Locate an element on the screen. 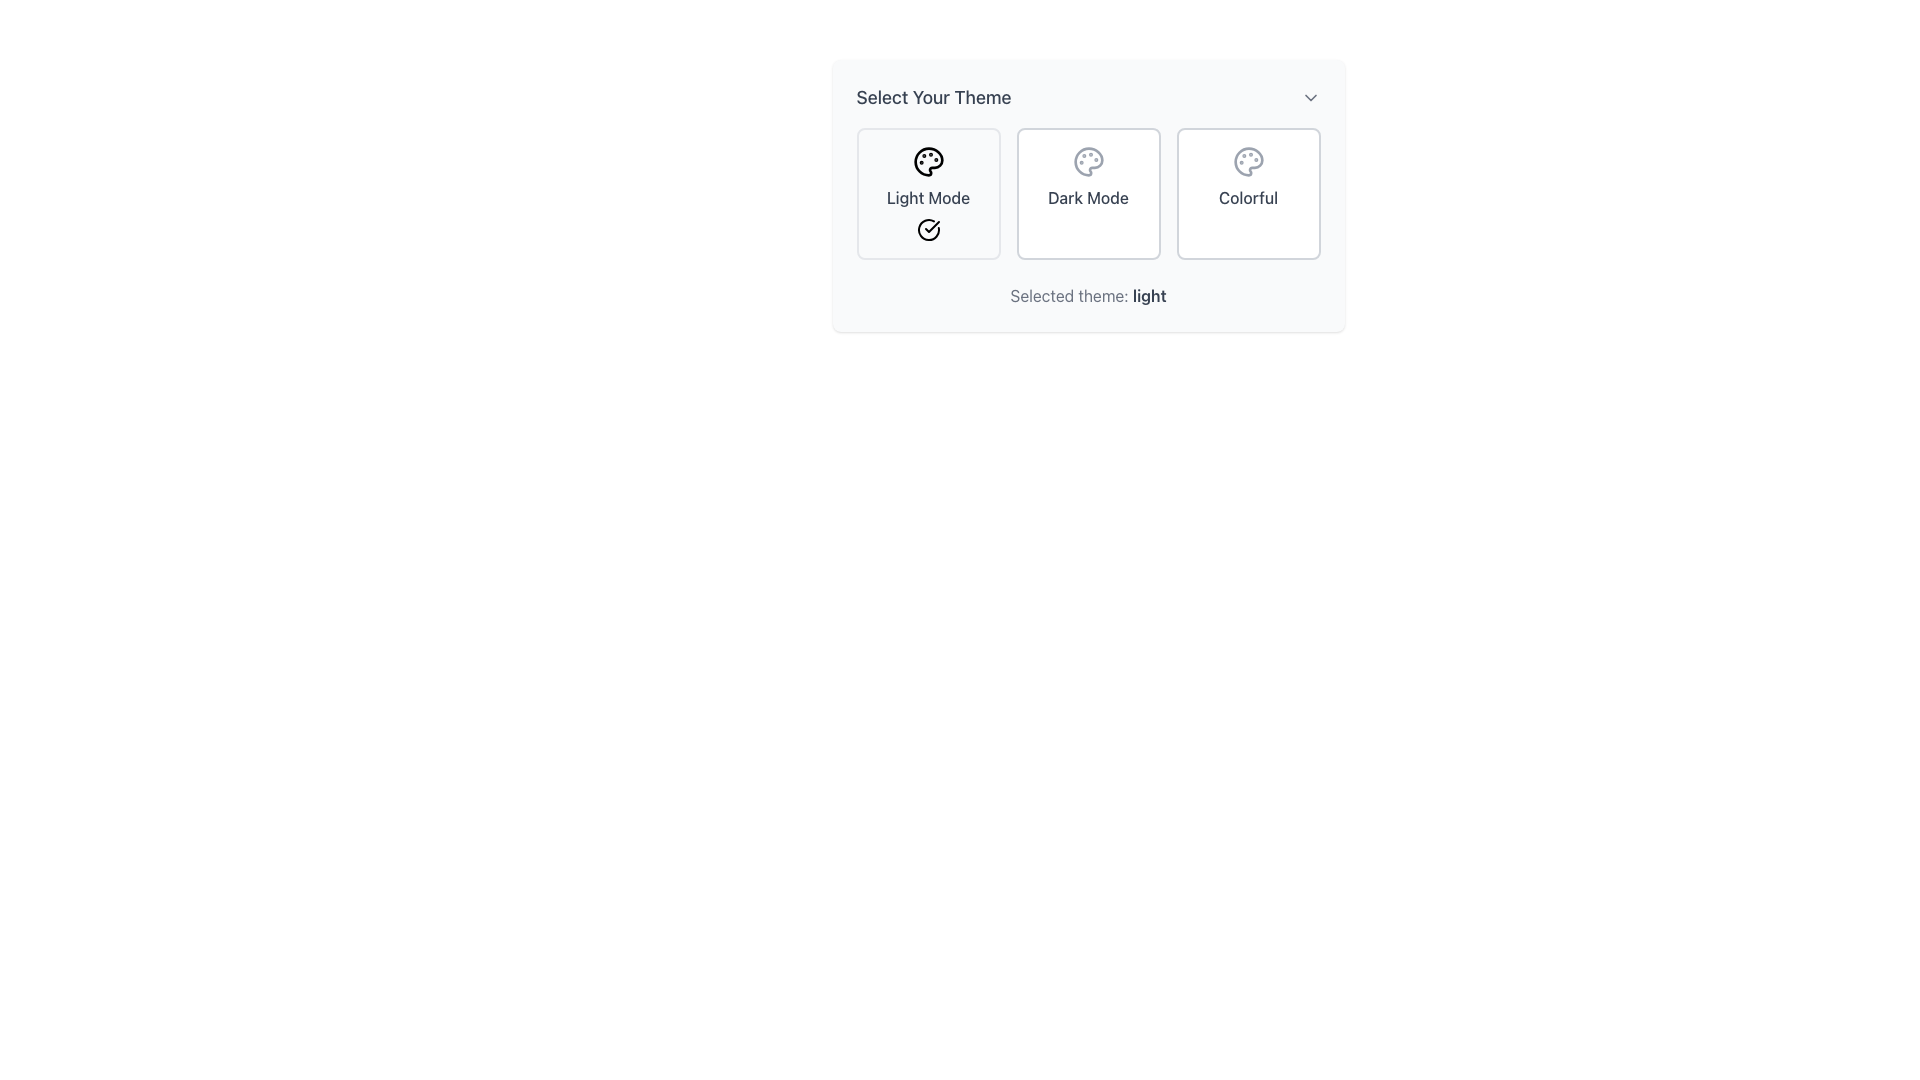 This screenshot has height=1080, width=1920. the 'Light Mode' theme icon located at the leftmost position in the 'Select Your Theme' section is located at coordinates (926, 161).